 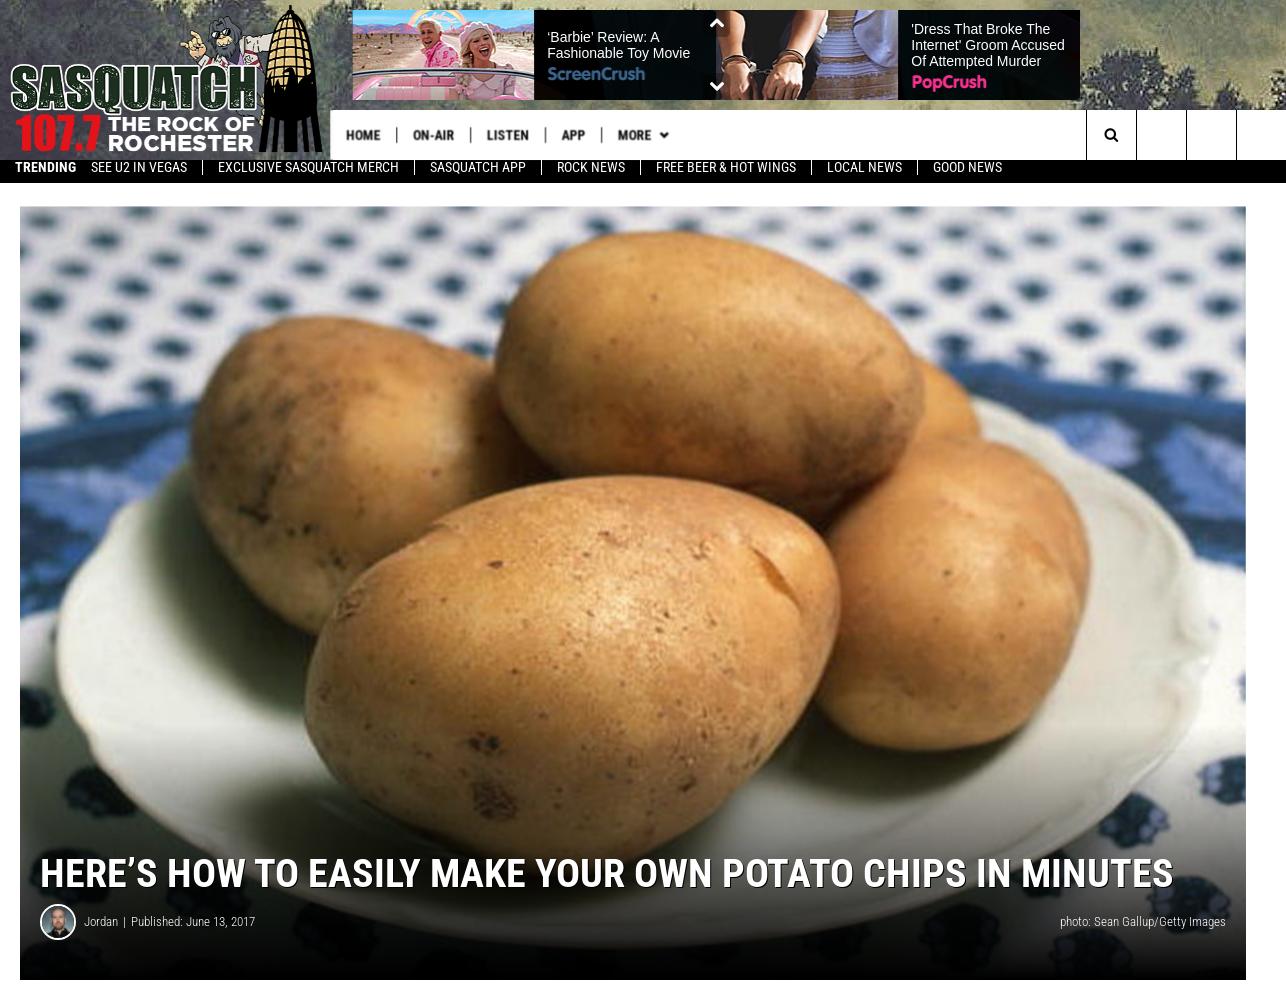 I want to click on 'Here’s How To Easily Make Your Own Potato Chips In Minutes', so click(x=39, y=881).